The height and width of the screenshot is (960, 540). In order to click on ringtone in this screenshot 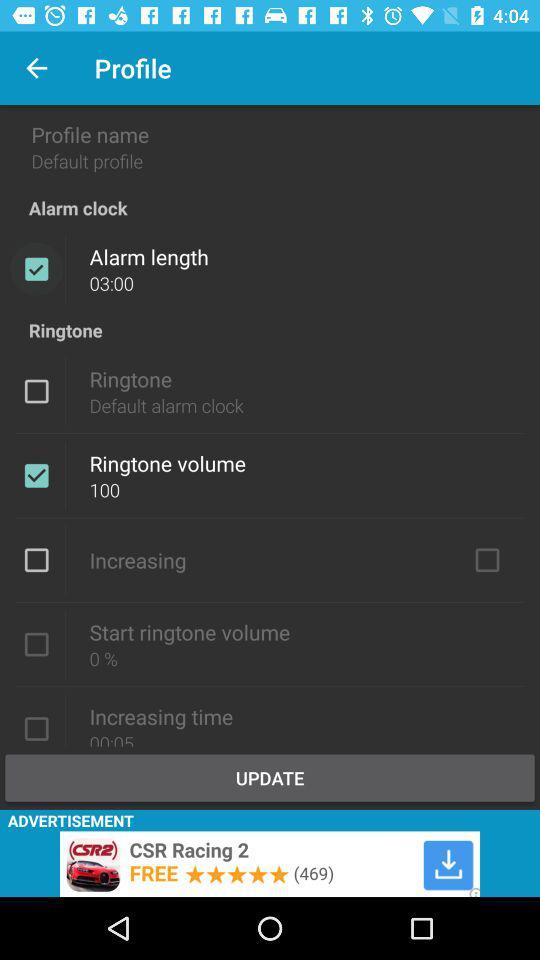, I will do `click(36, 390)`.